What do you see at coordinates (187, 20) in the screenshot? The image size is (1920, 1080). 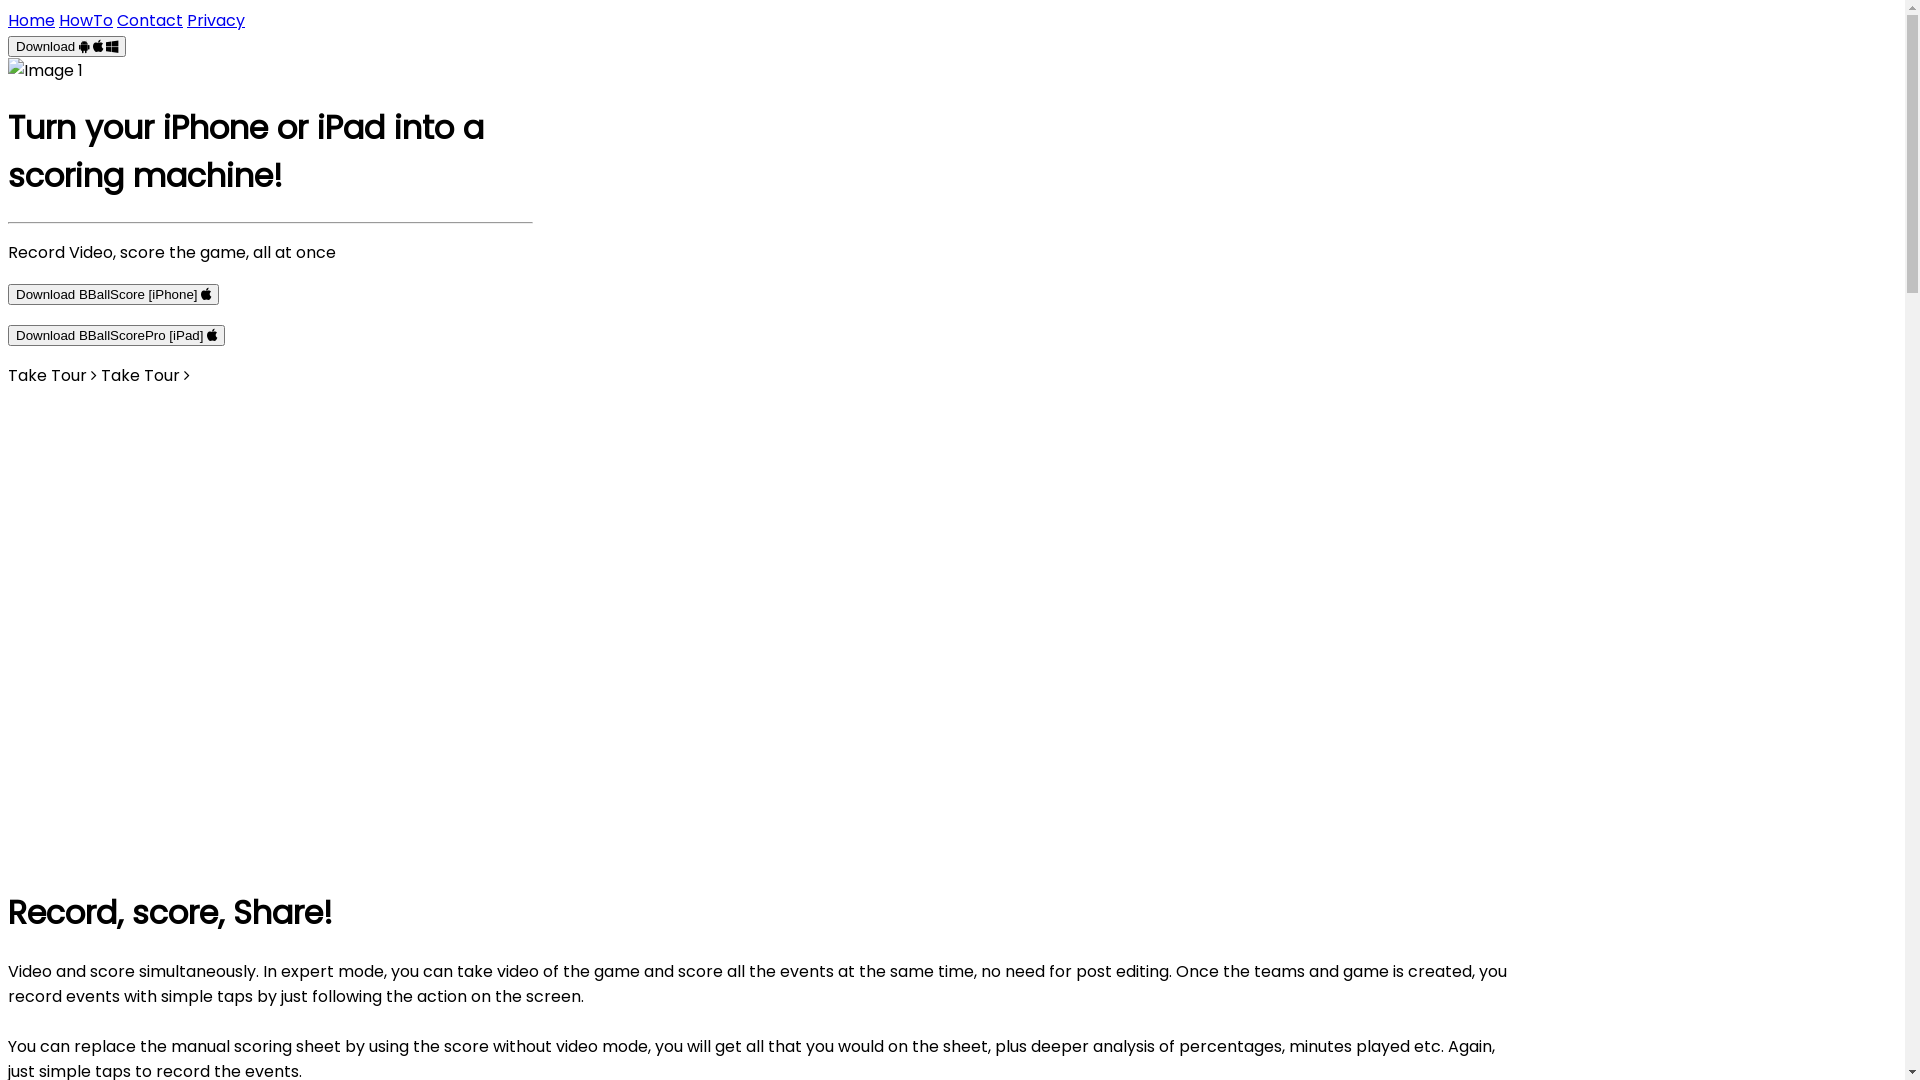 I see `'Privacy'` at bounding box center [187, 20].